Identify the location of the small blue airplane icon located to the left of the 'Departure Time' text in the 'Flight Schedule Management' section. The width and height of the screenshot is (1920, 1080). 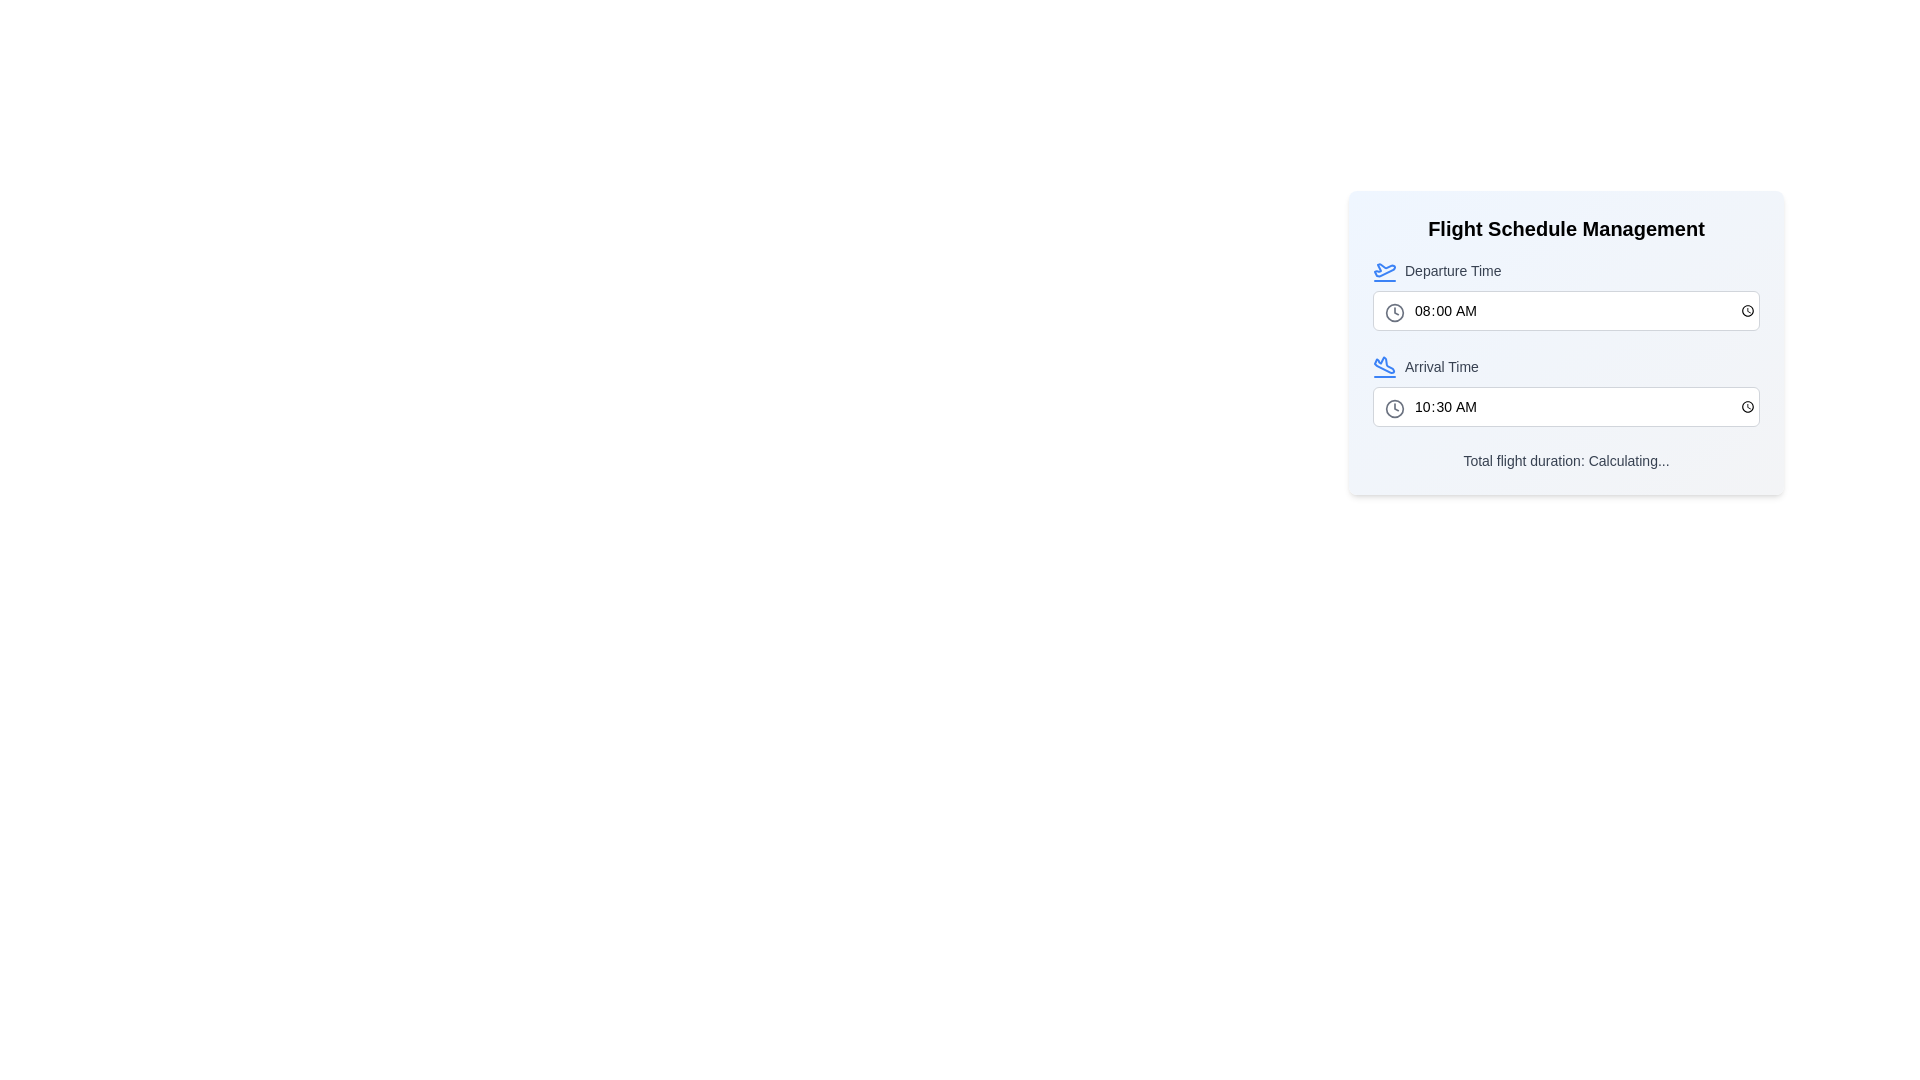
(1384, 270).